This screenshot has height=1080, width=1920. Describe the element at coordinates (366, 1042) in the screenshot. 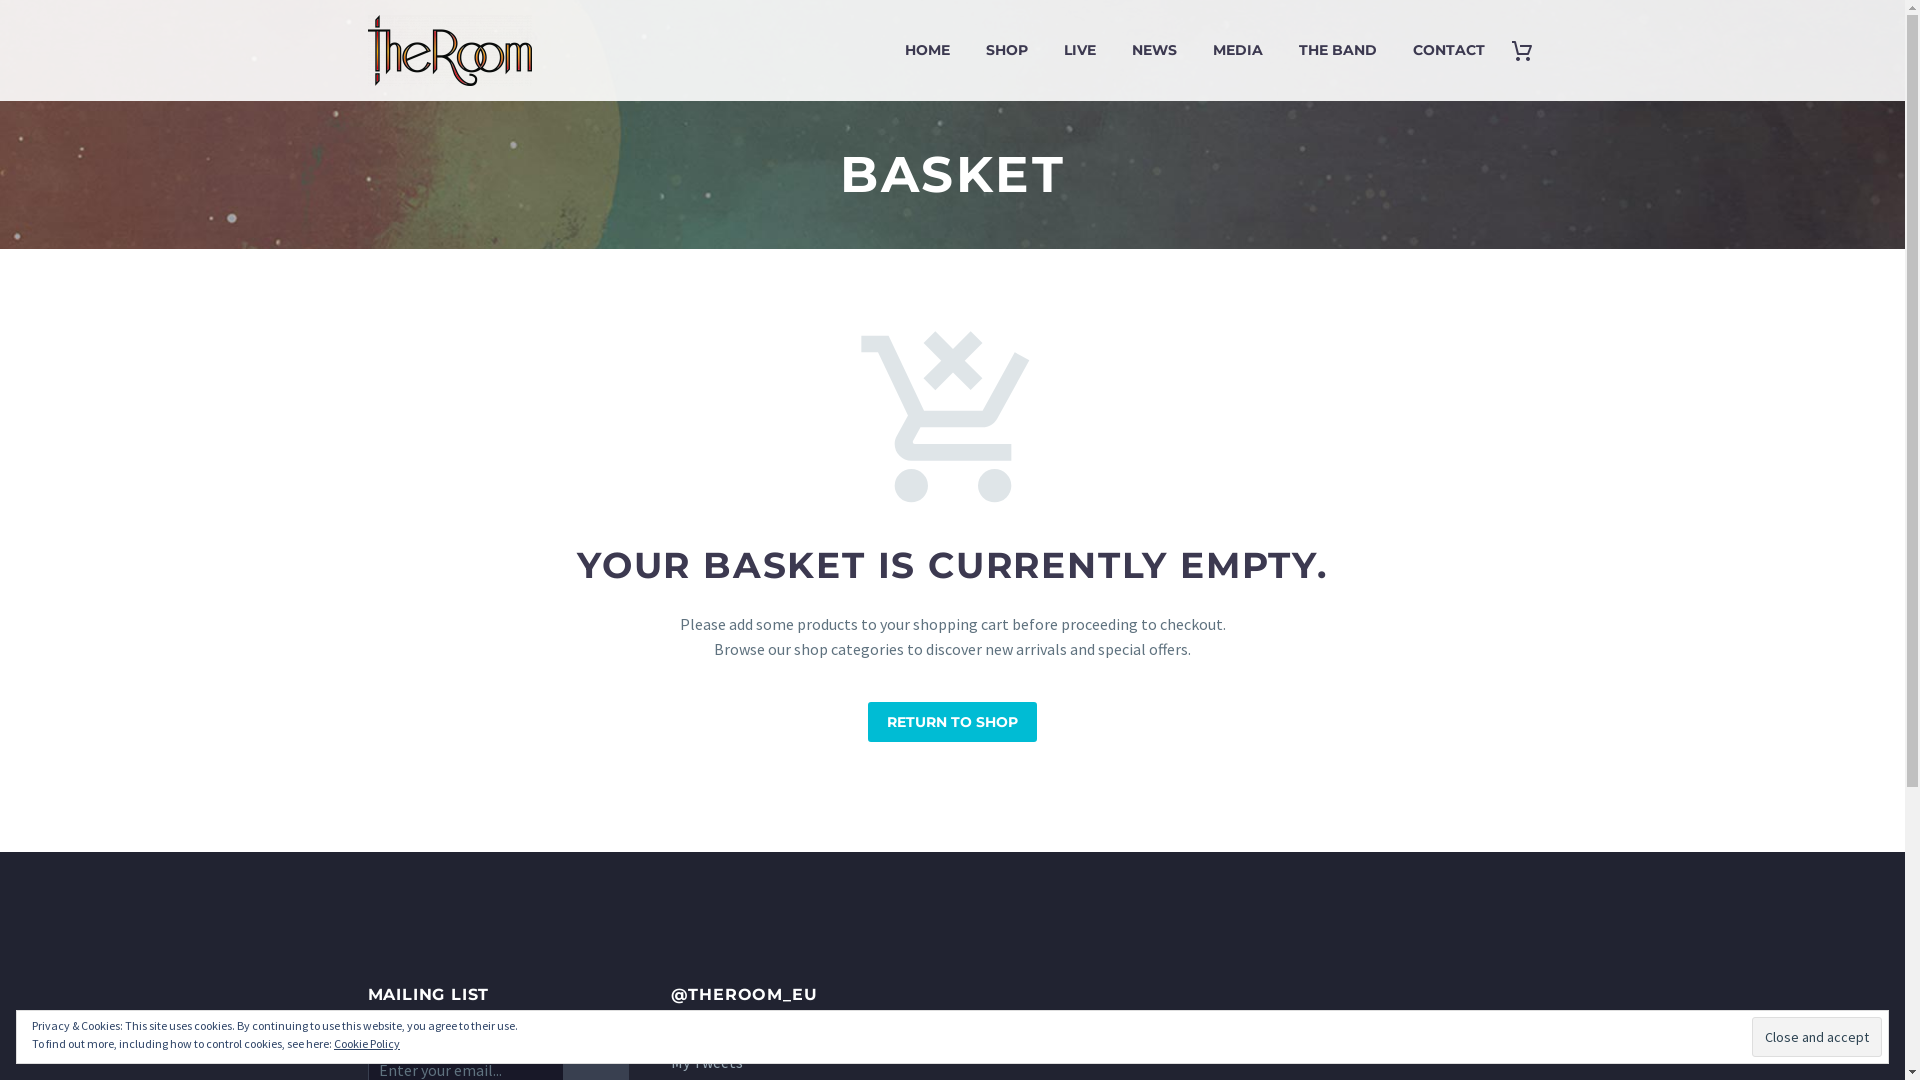

I see `'Cookie Policy'` at that location.